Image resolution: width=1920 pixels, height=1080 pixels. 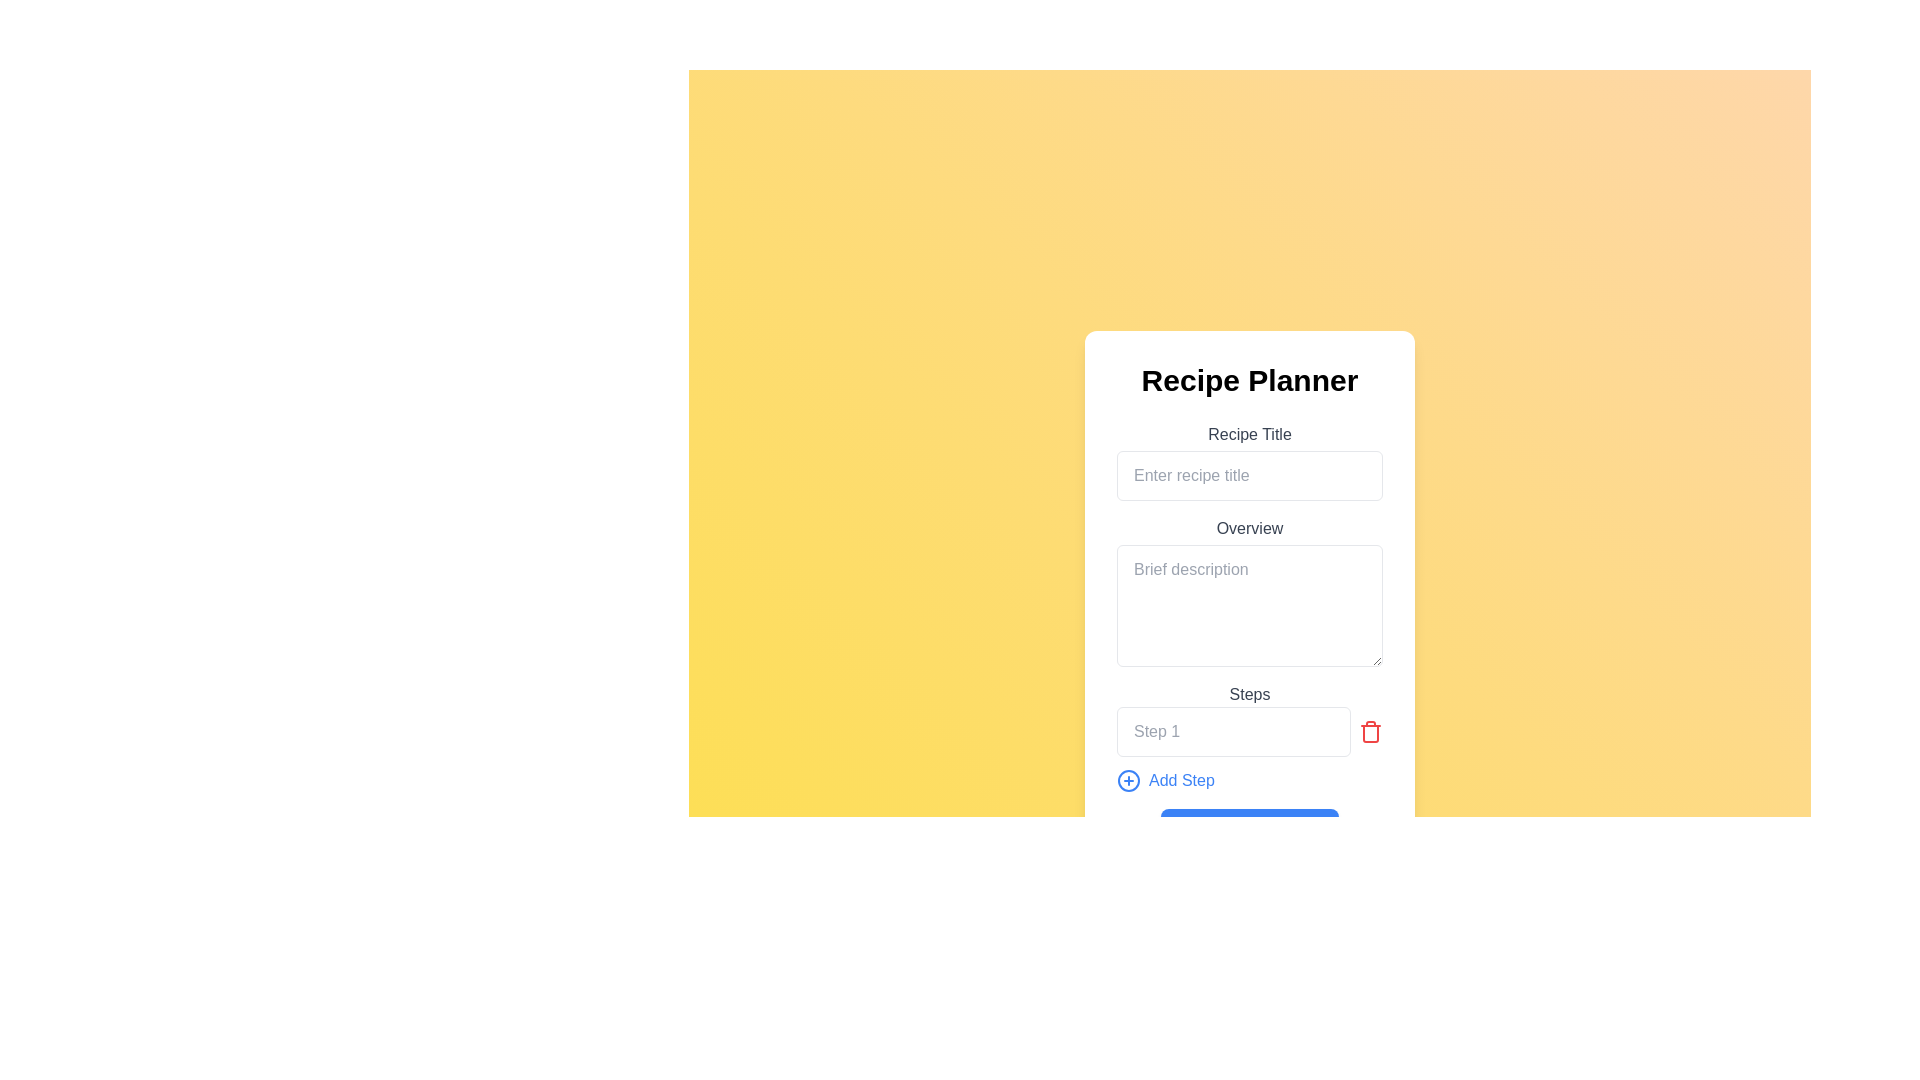 I want to click on the 'Add Step' icon located to the left of the 'Add Step' text within the button at the bottom center of the interface, so click(x=1128, y=778).